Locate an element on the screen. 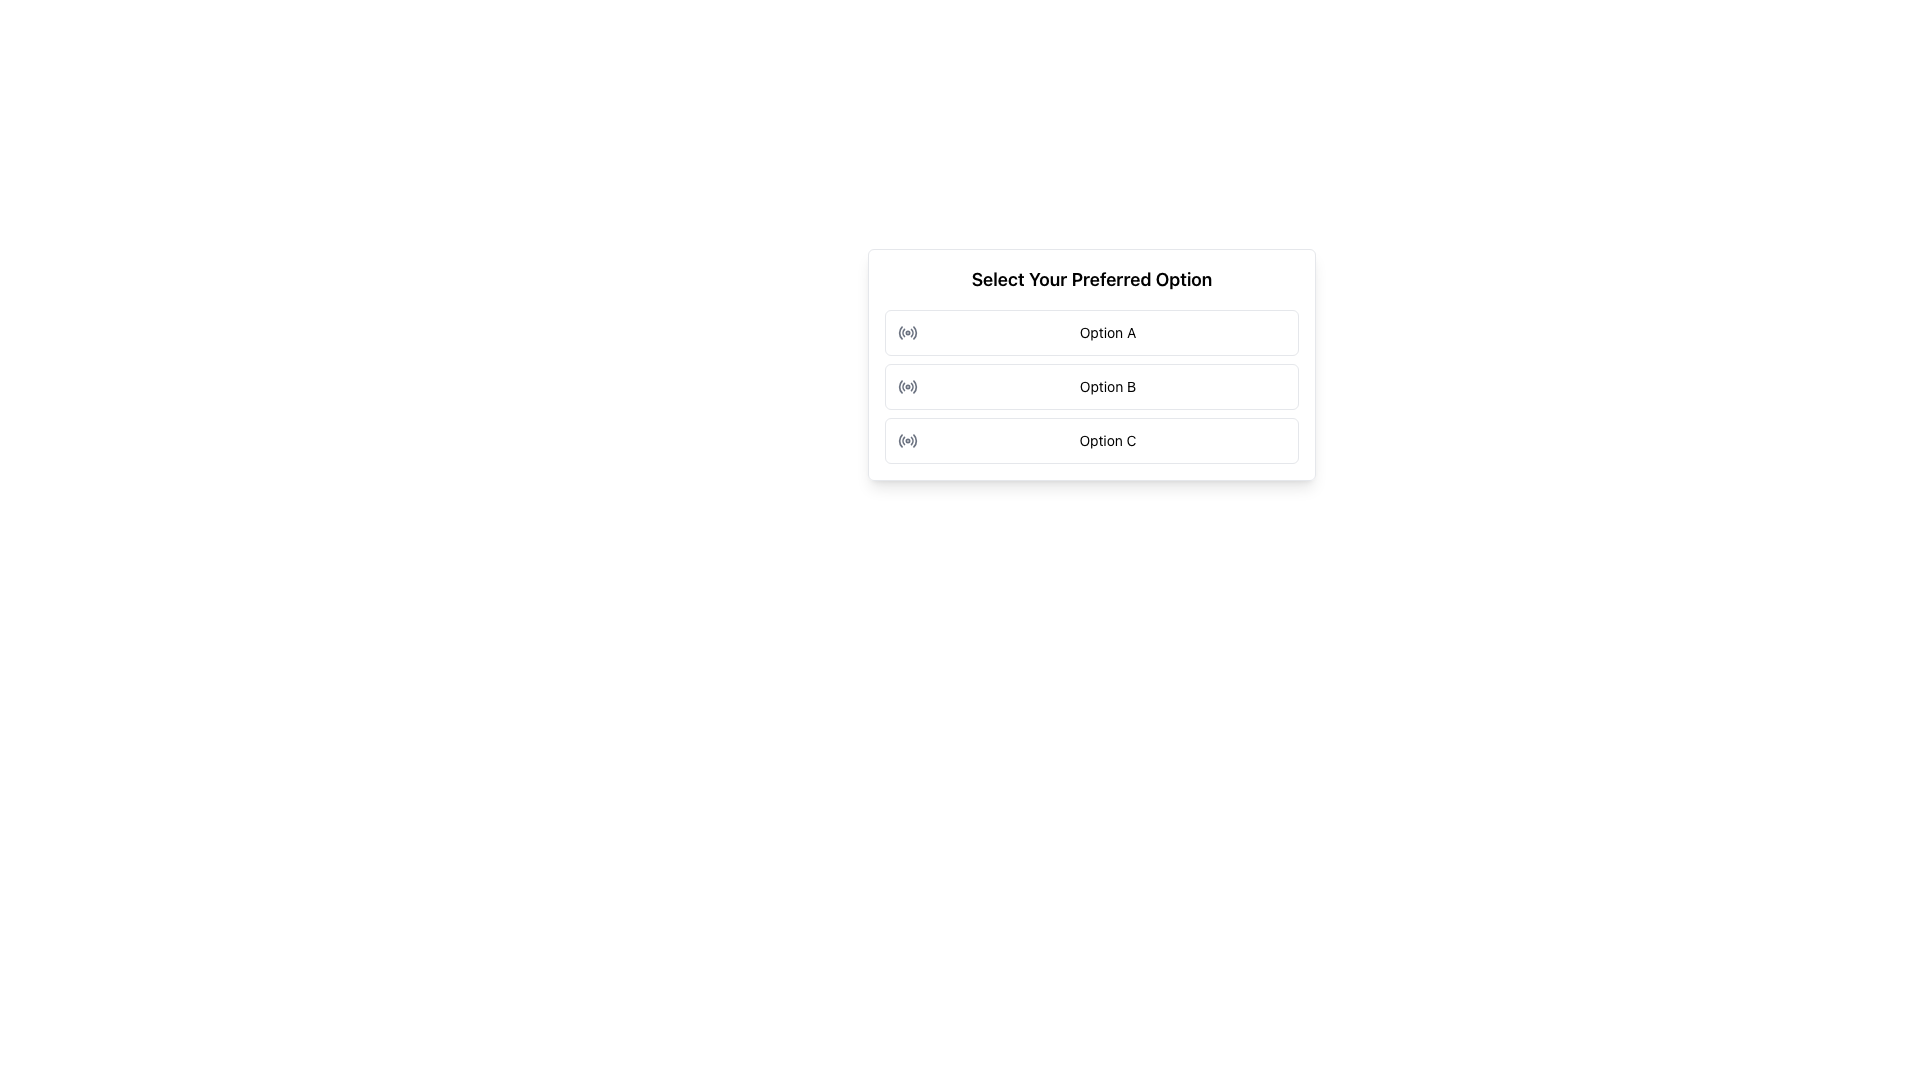 The image size is (1920, 1080). the button labeled 'Option C', which is the third item in a vertically stacked list of options is located at coordinates (1090, 439).